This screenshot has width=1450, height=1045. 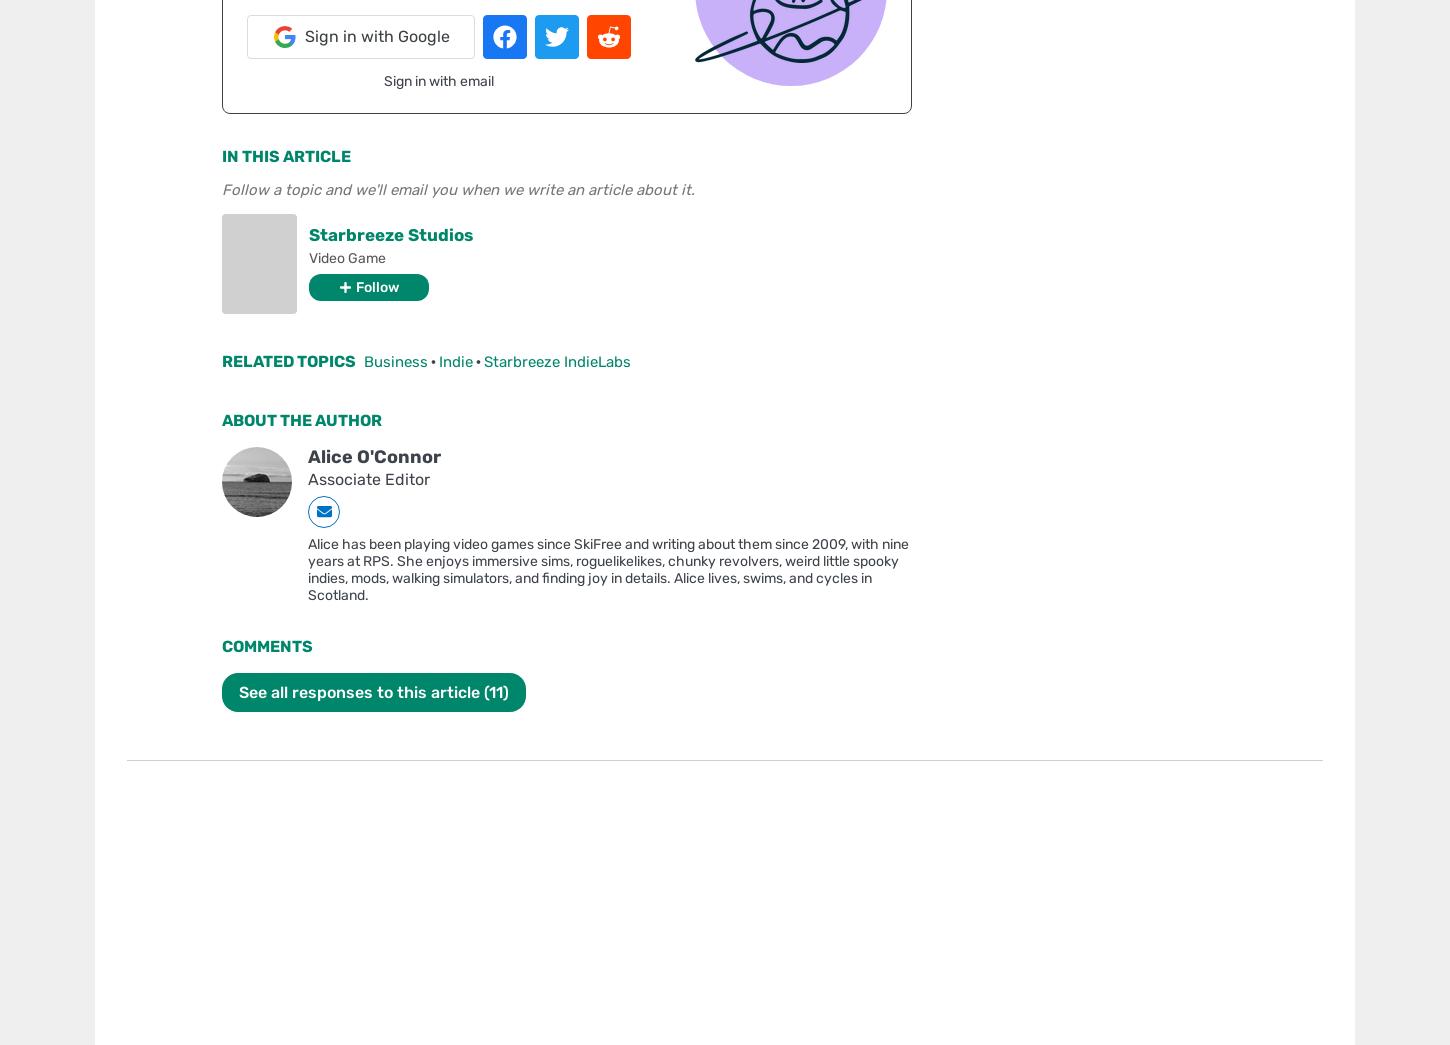 I want to click on 'Starbreeze Studios', so click(x=390, y=232).